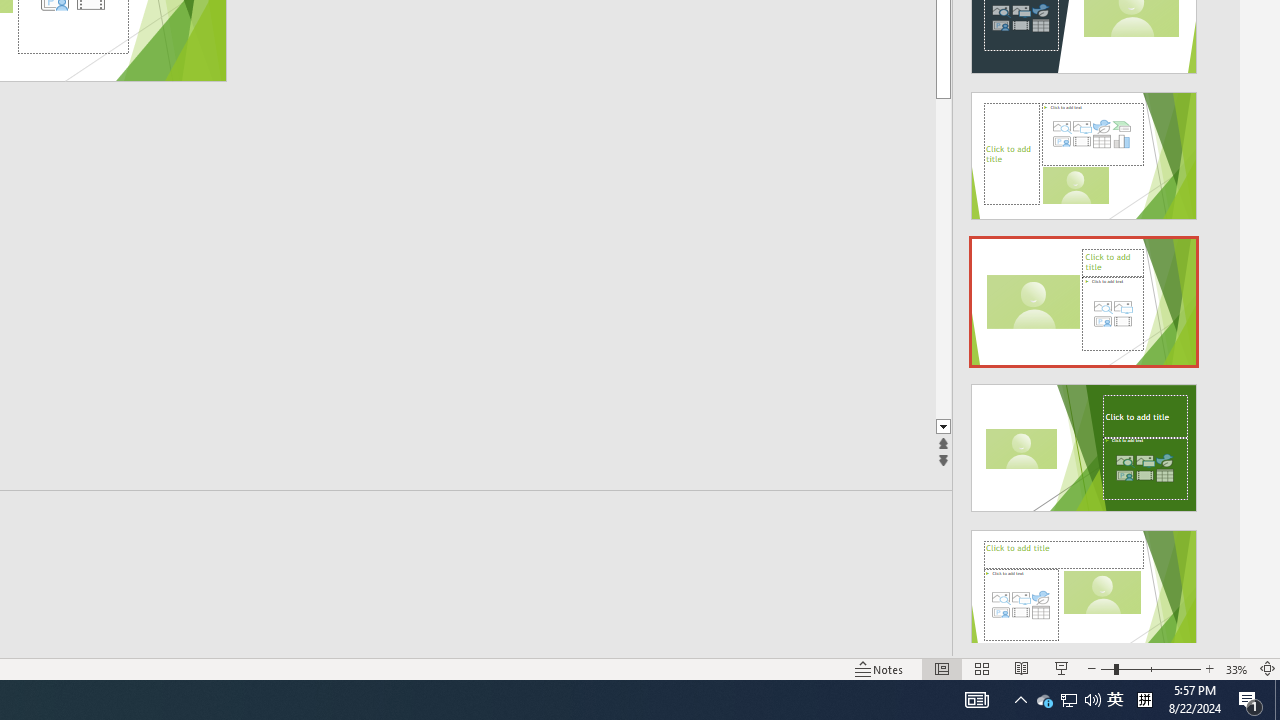 Image resolution: width=1280 pixels, height=720 pixels. What do you see at coordinates (1150, 669) in the screenshot?
I see `'Zoom'` at bounding box center [1150, 669].